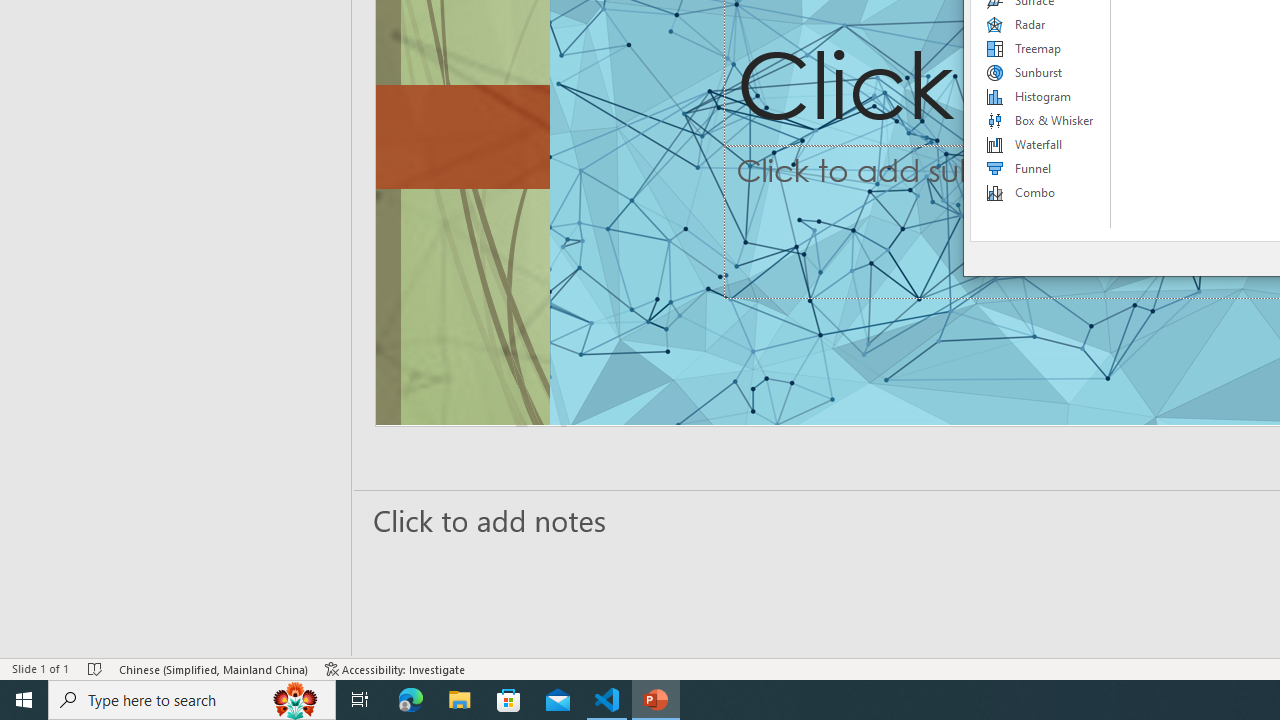 This screenshot has width=1280, height=720. Describe the element at coordinates (1040, 24) in the screenshot. I see `'Radar'` at that location.